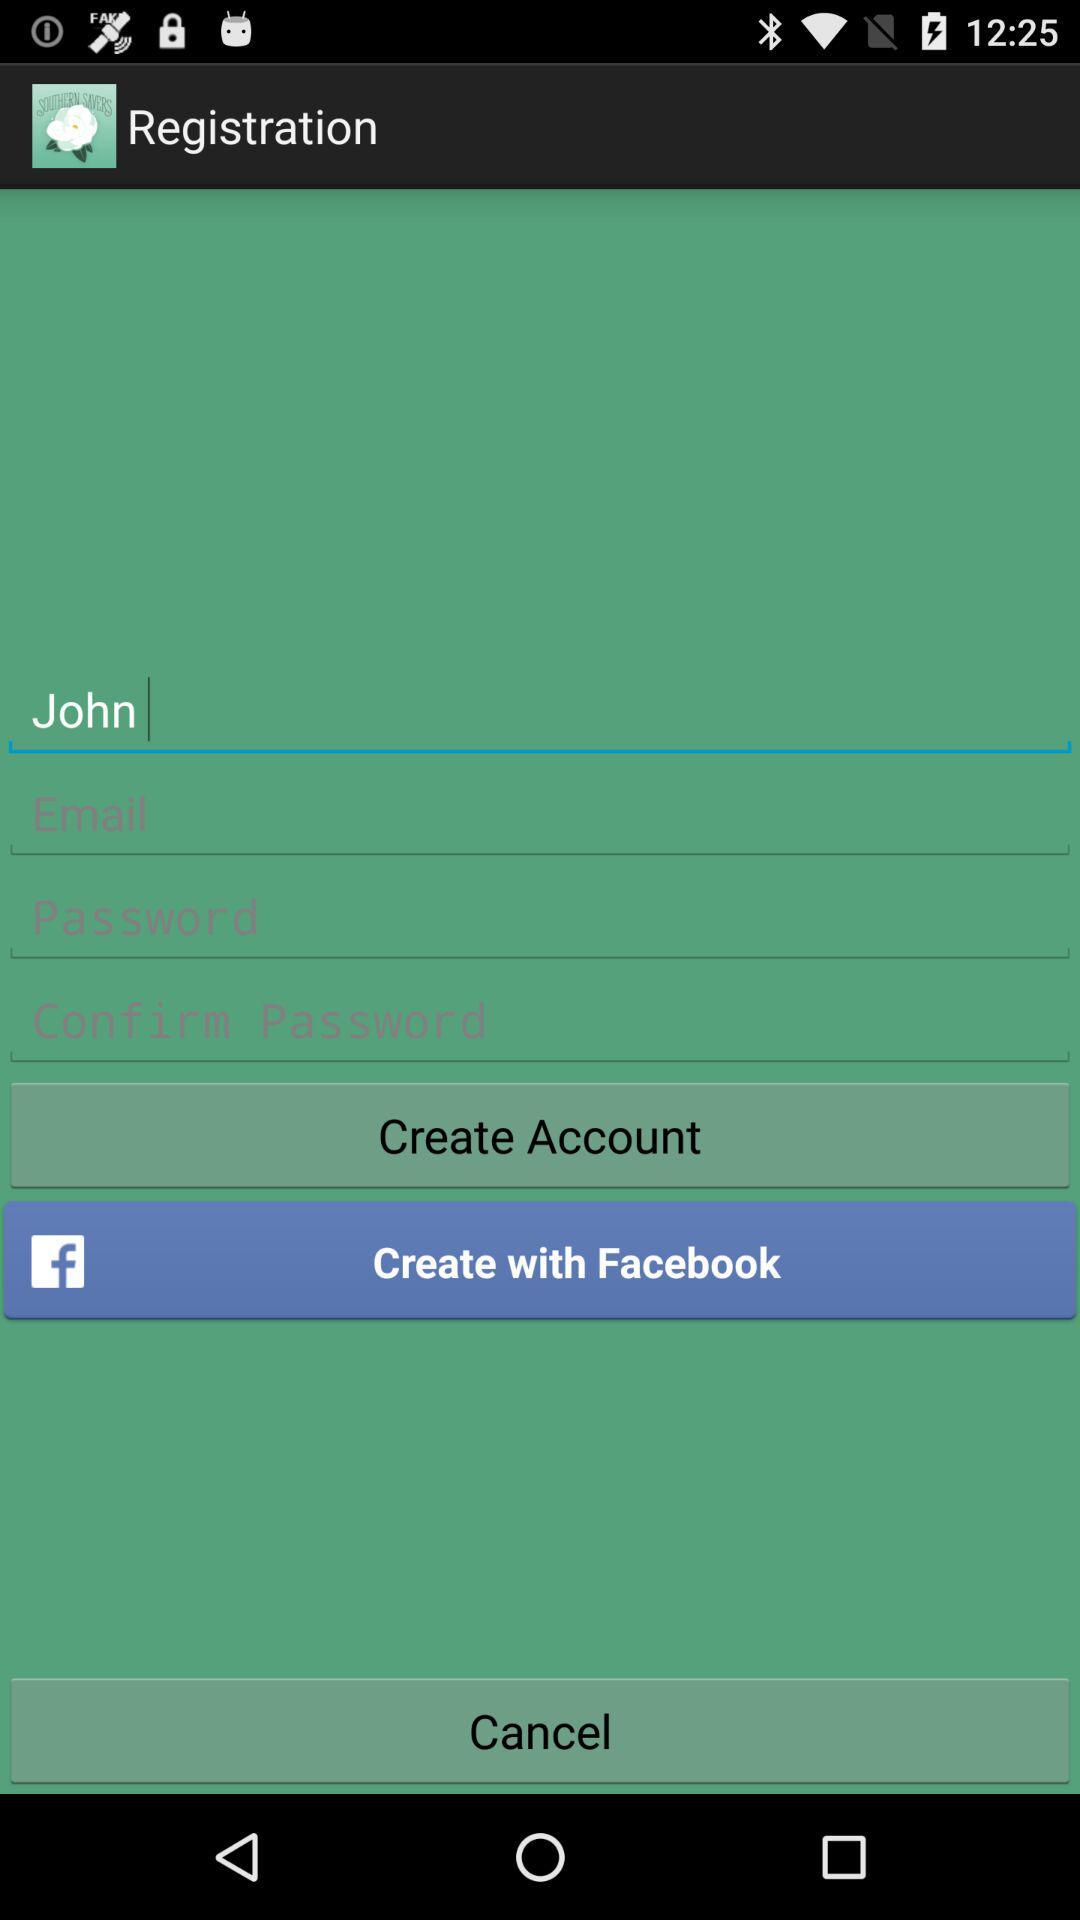 The width and height of the screenshot is (1080, 1920). Describe the element at coordinates (540, 1020) in the screenshot. I see `type confirmed password` at that location.